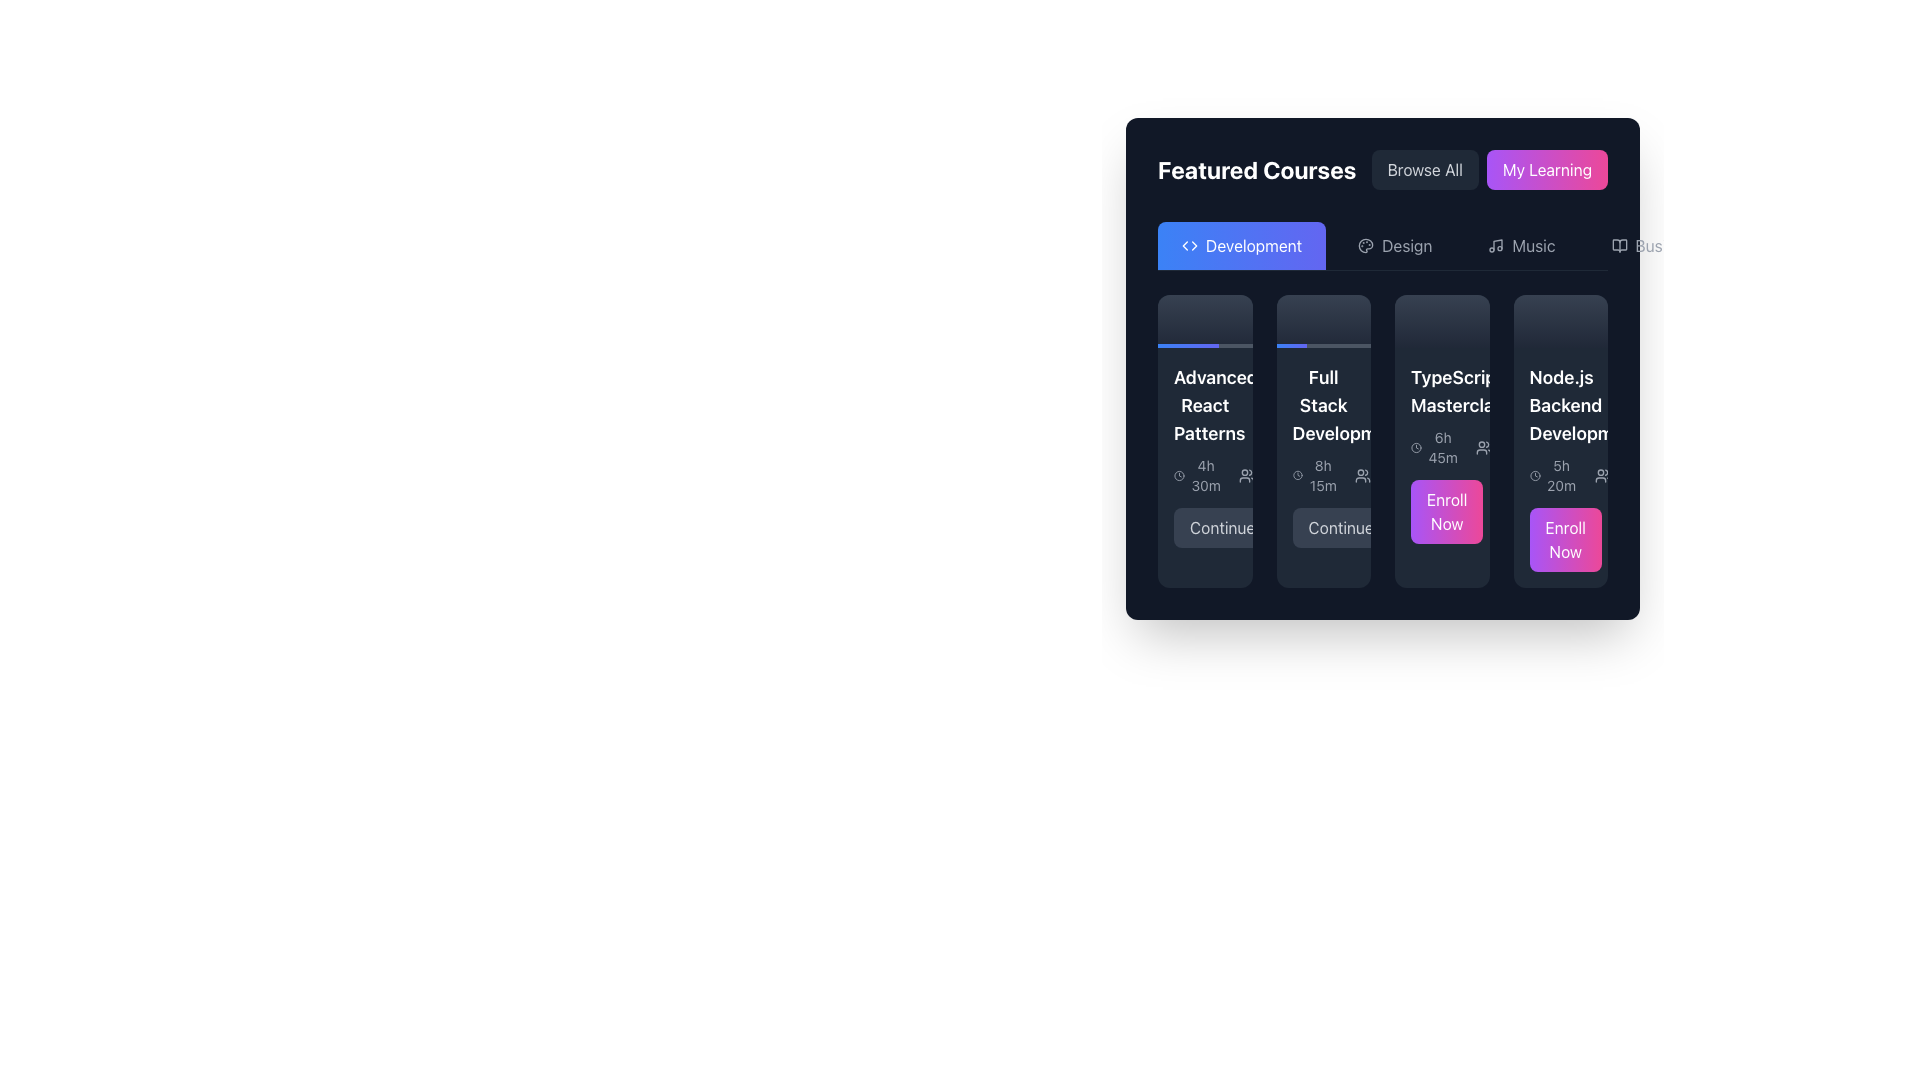 This screenshot has height=1080, width=1920. Describe the element at coordinates (1241, 245) in the screenshot. I see `the 'Development' tab button for keyboard navigation compatibility` at that location.